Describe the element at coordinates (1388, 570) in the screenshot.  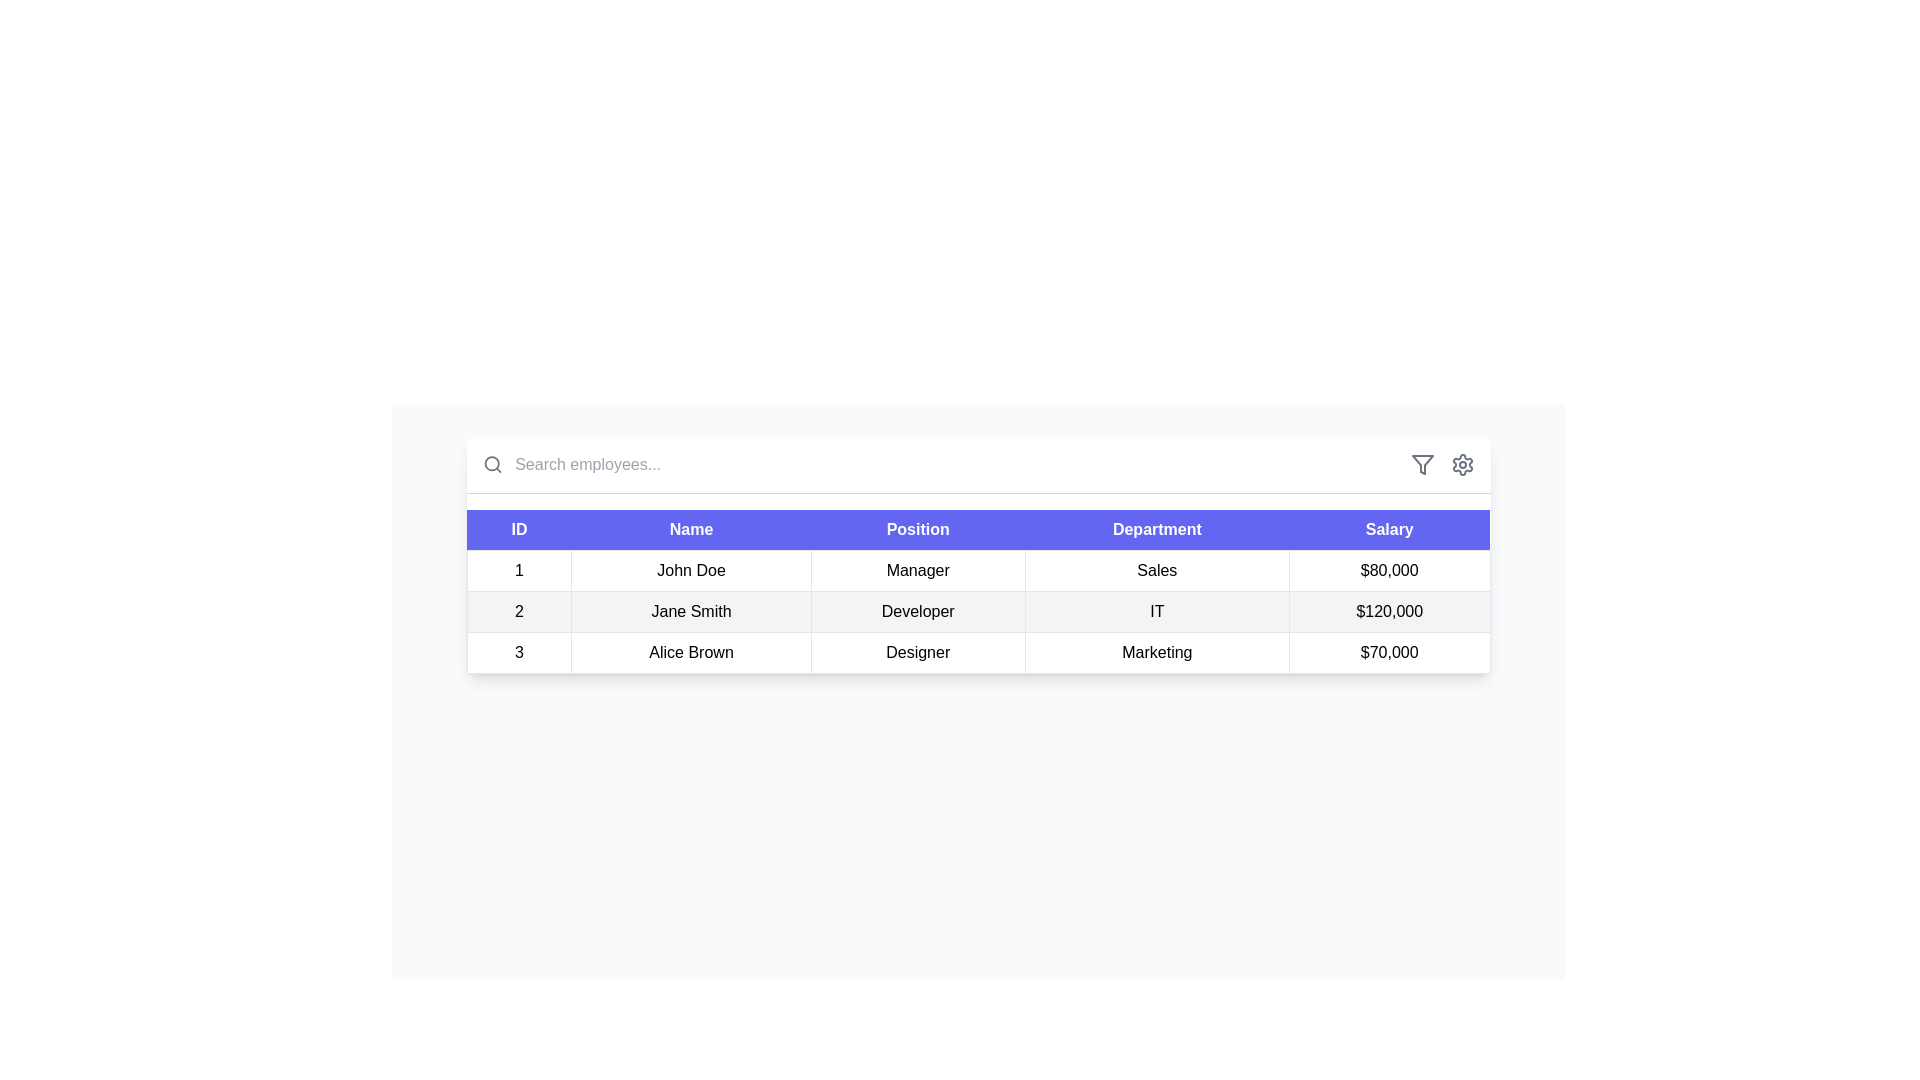
I see `the text displaying the salary of $80,000 in the Salary column of the table` at that location.